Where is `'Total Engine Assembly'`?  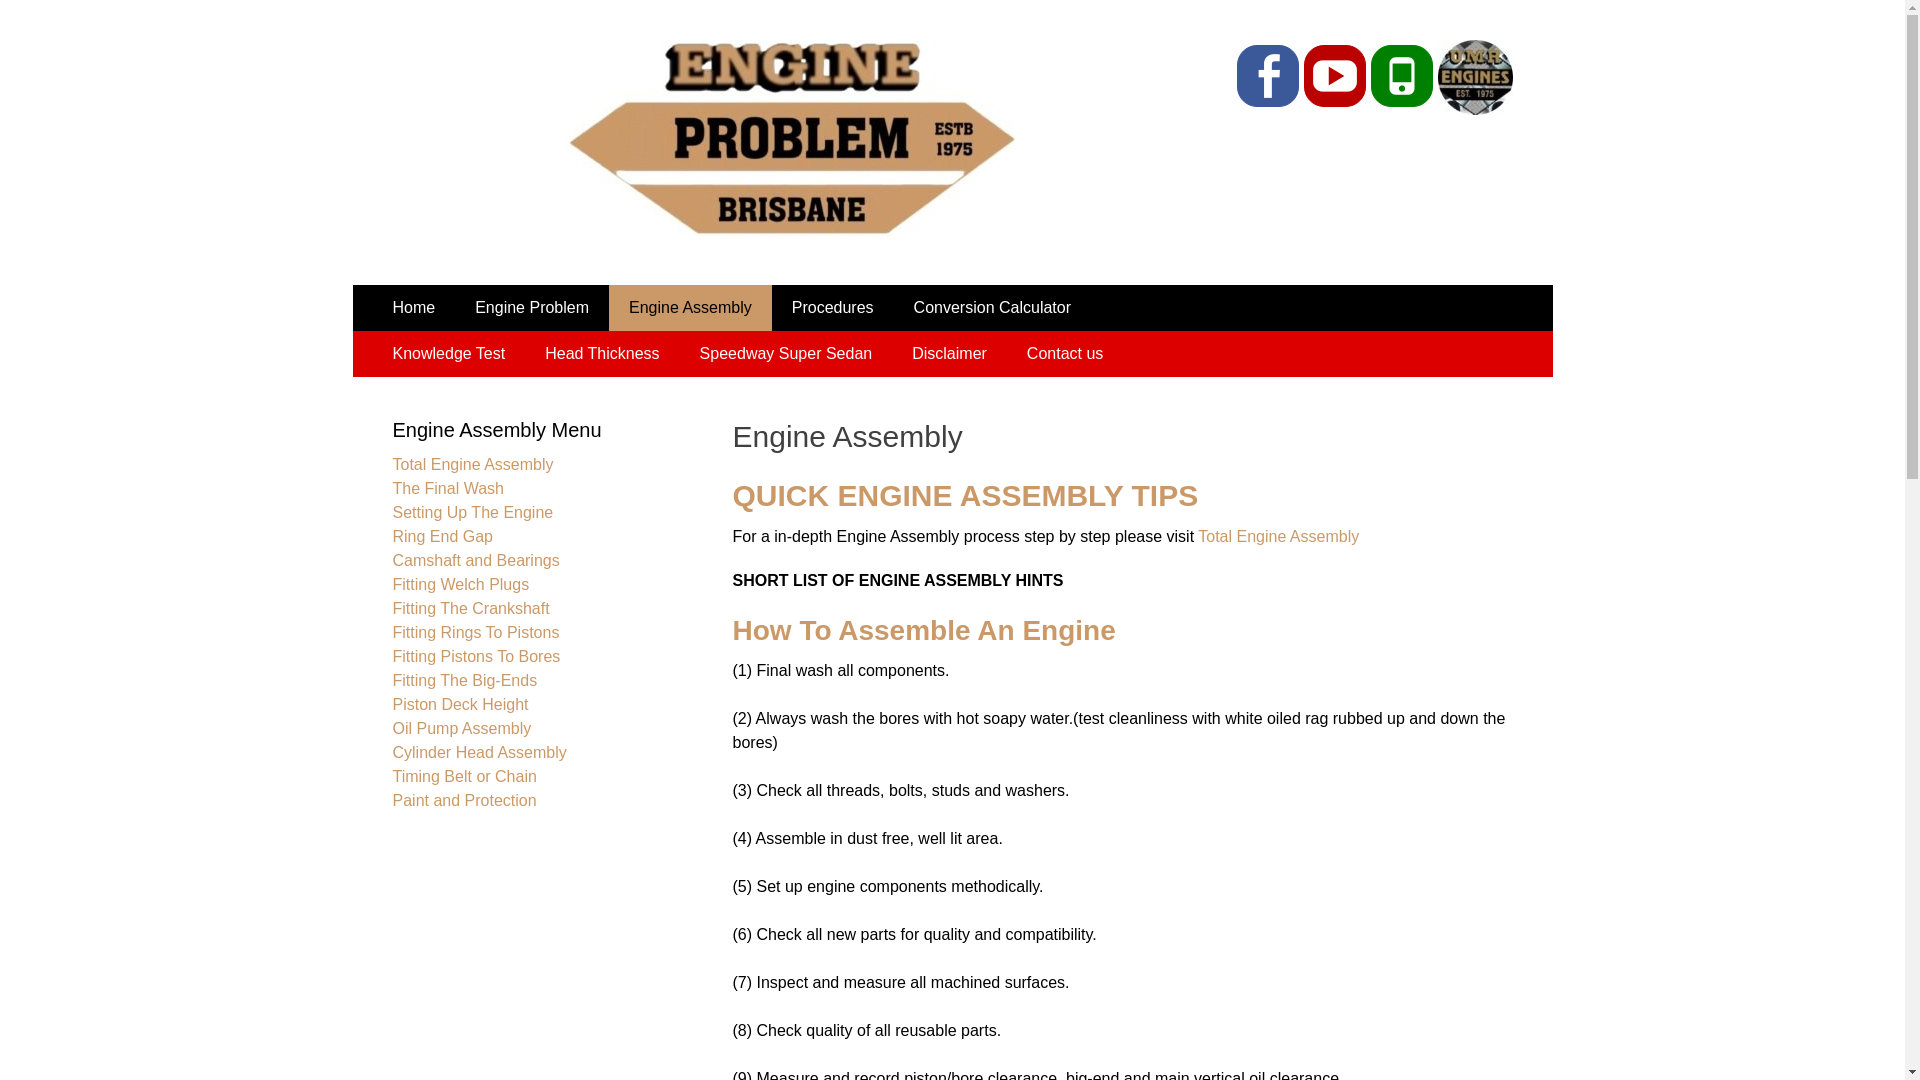 'Total Engine Assembly' is located at coordinates (1277, 535).